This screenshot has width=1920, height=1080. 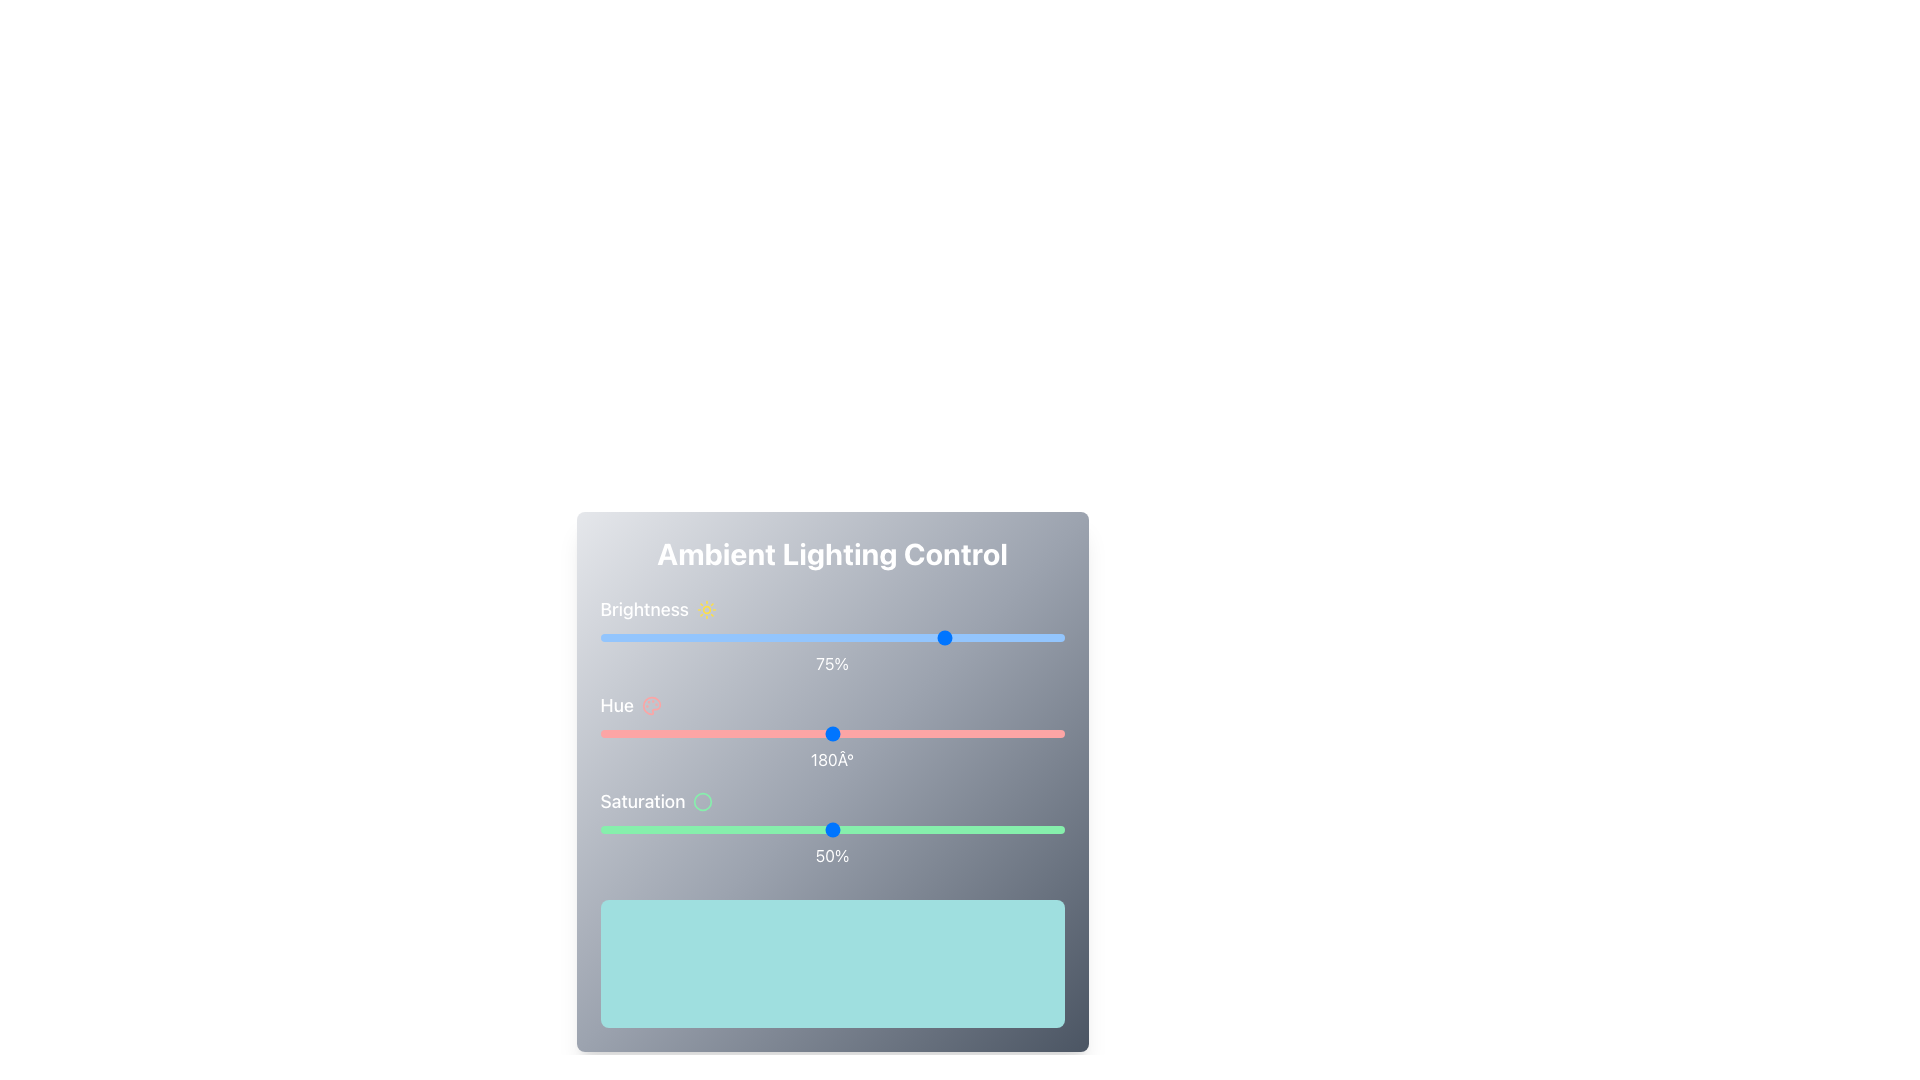 What do you see at coordinates (636, 829) in the screenshot?
I see `saturation` at bounding box center [636, 829].